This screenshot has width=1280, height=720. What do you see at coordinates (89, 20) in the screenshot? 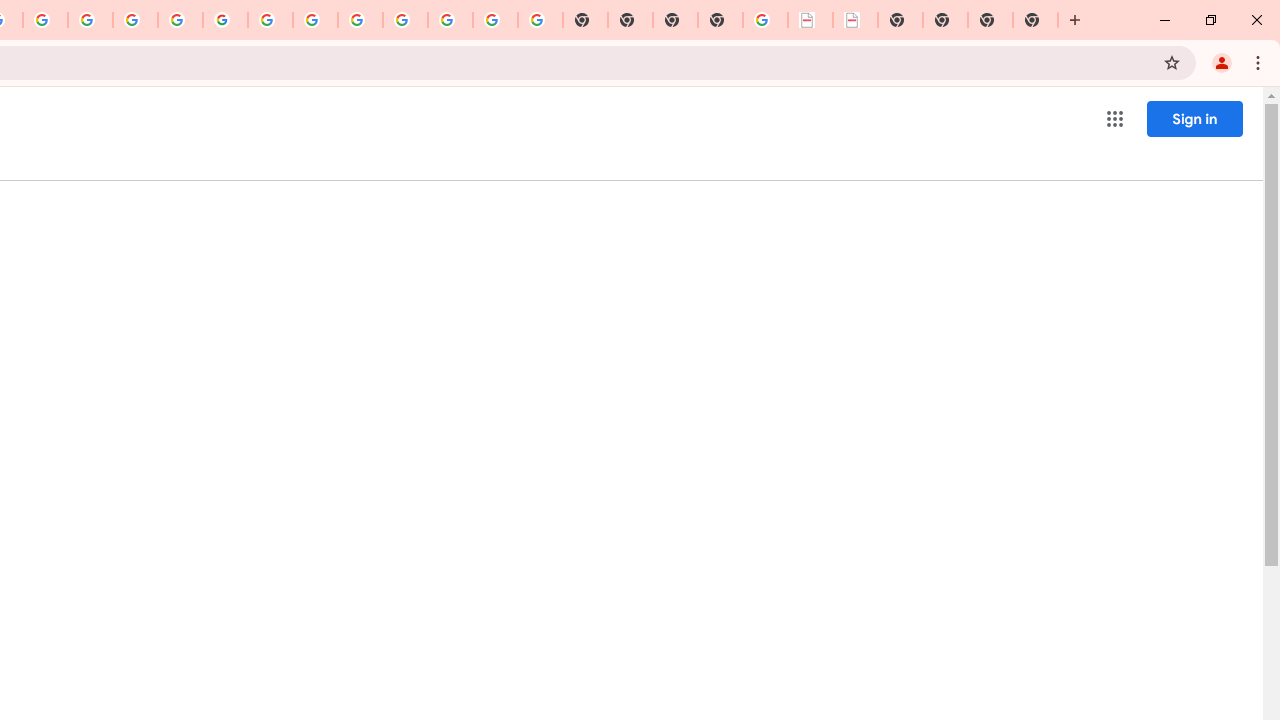
I see `'Privacy Help Center - Policies Help'` at bounding box center [89, 20].